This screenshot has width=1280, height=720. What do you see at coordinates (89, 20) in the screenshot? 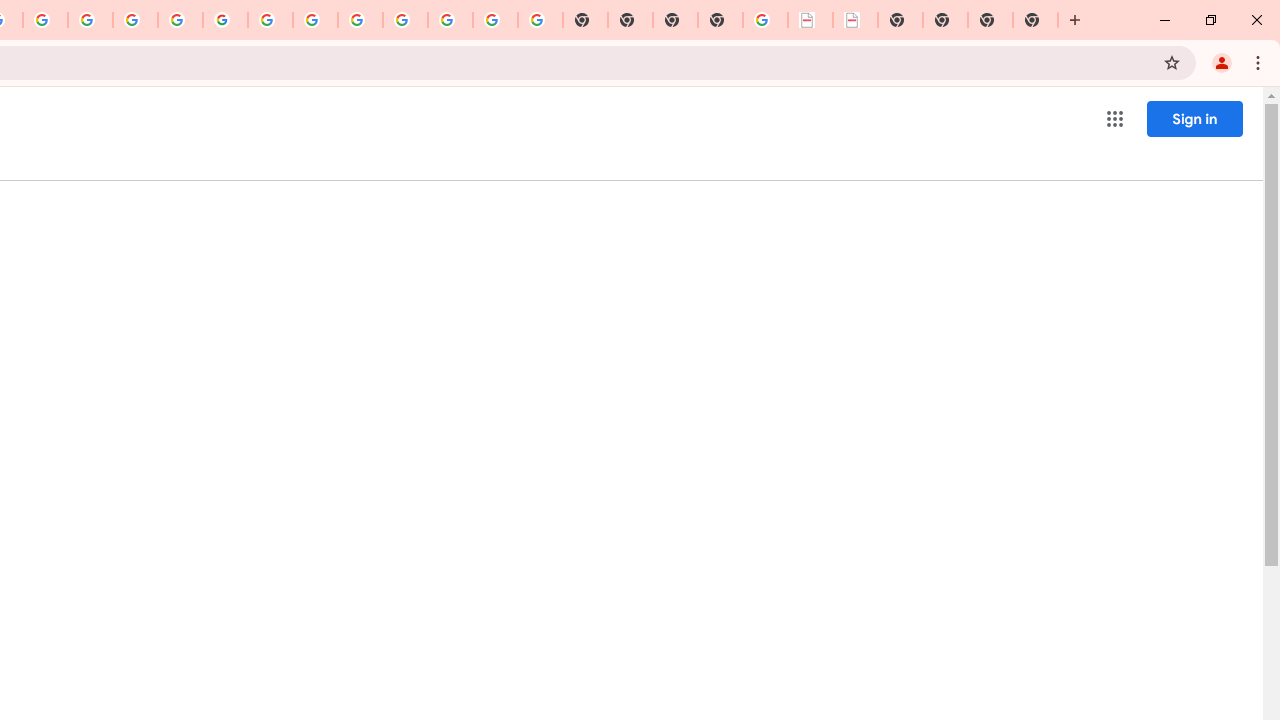
I see `'Privacy Help Center - Policies Help'` at bounding box center [89, 20].